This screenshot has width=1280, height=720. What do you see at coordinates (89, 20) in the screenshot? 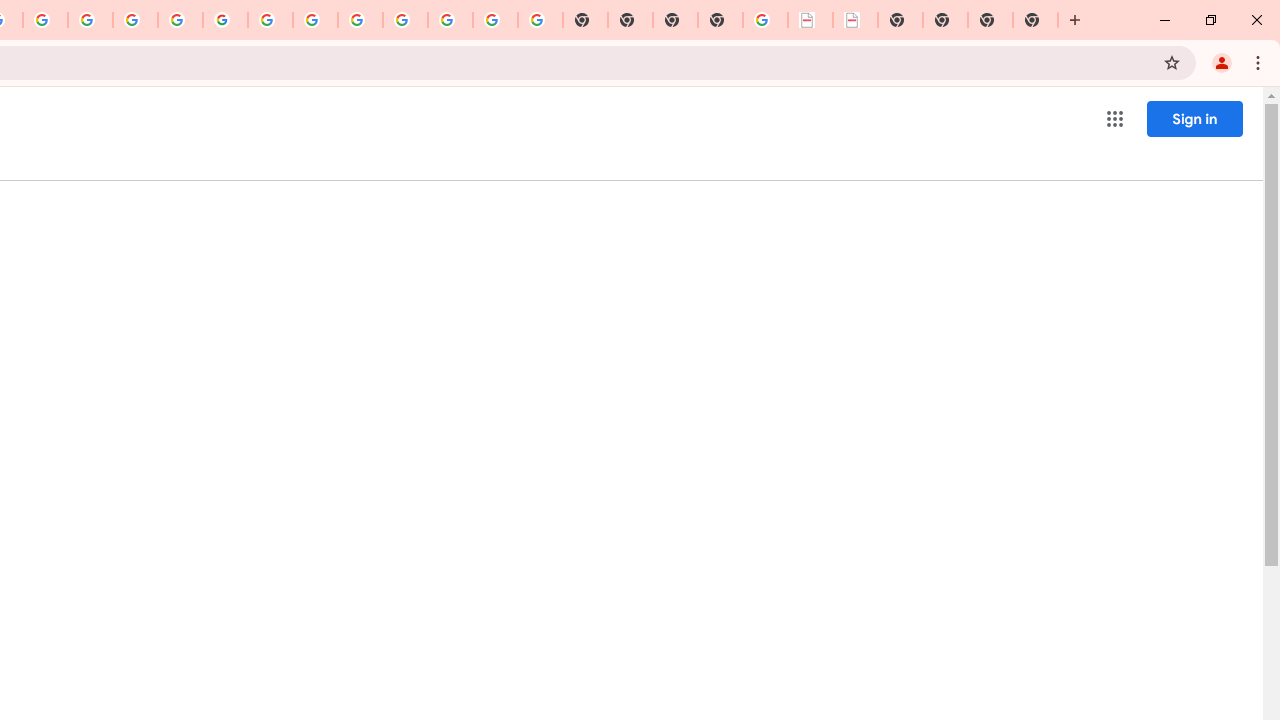
I see `'Privacy Help Center - Policies Help'` at bounding box center [89, 20].